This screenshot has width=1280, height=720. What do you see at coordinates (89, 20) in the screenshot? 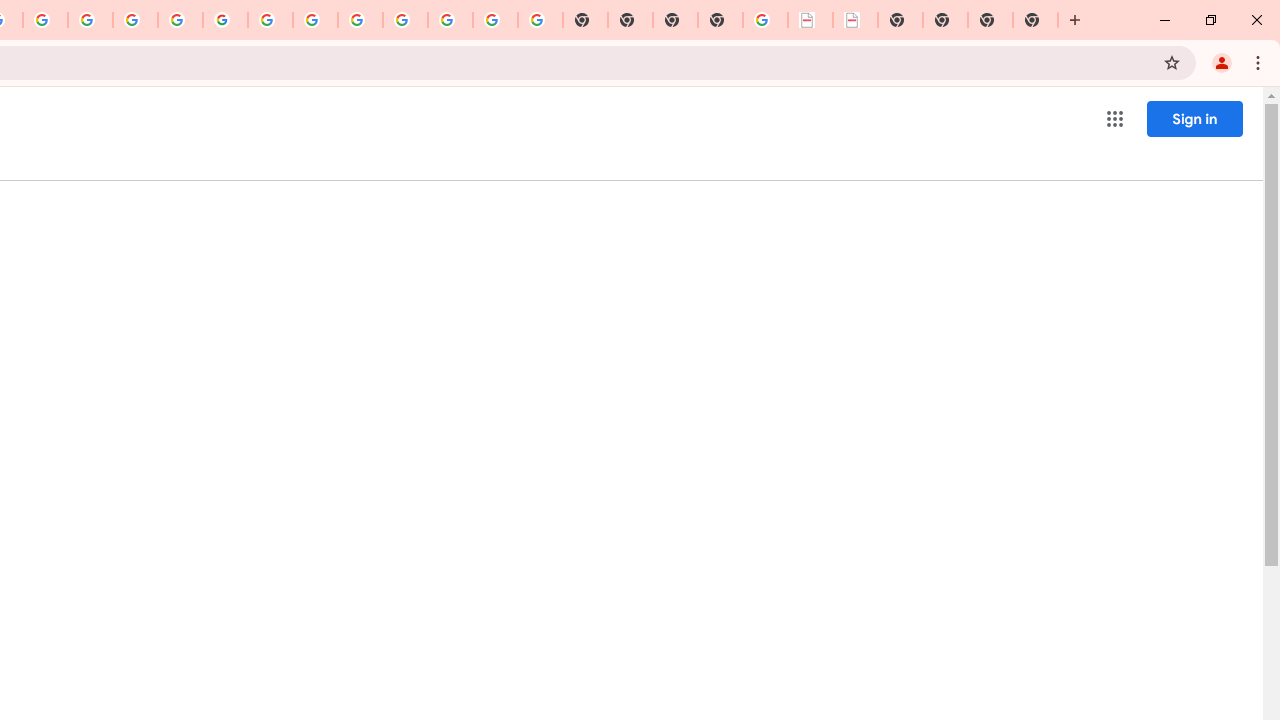
I see `'Privacy Help Center - Policies Help'` at bounding box center [89, 20].